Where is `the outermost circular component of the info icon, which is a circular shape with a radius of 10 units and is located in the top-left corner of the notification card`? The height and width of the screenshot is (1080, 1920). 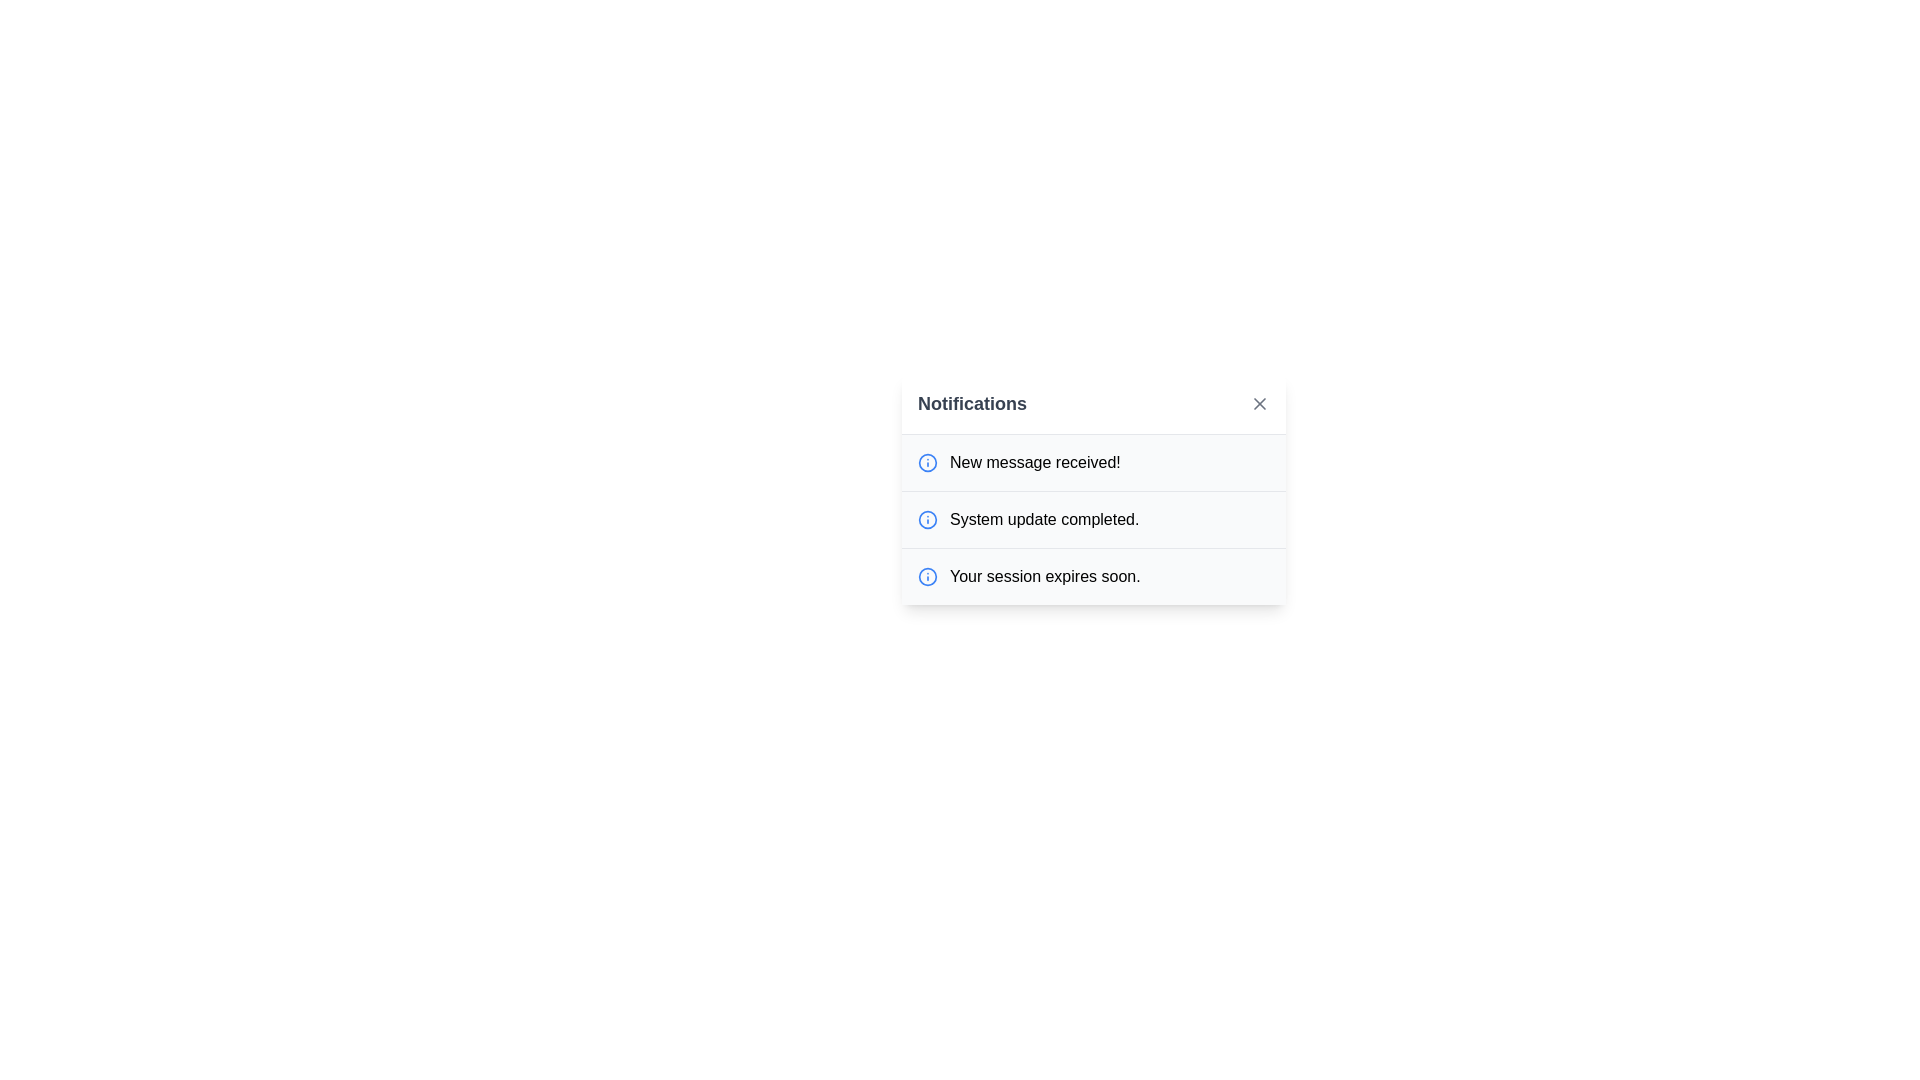
the outermost circular component of the info icon, which is a circular shape with a radius of 10 units and is located in the top-left corner of the notification card is located at coordinates (926, 462).